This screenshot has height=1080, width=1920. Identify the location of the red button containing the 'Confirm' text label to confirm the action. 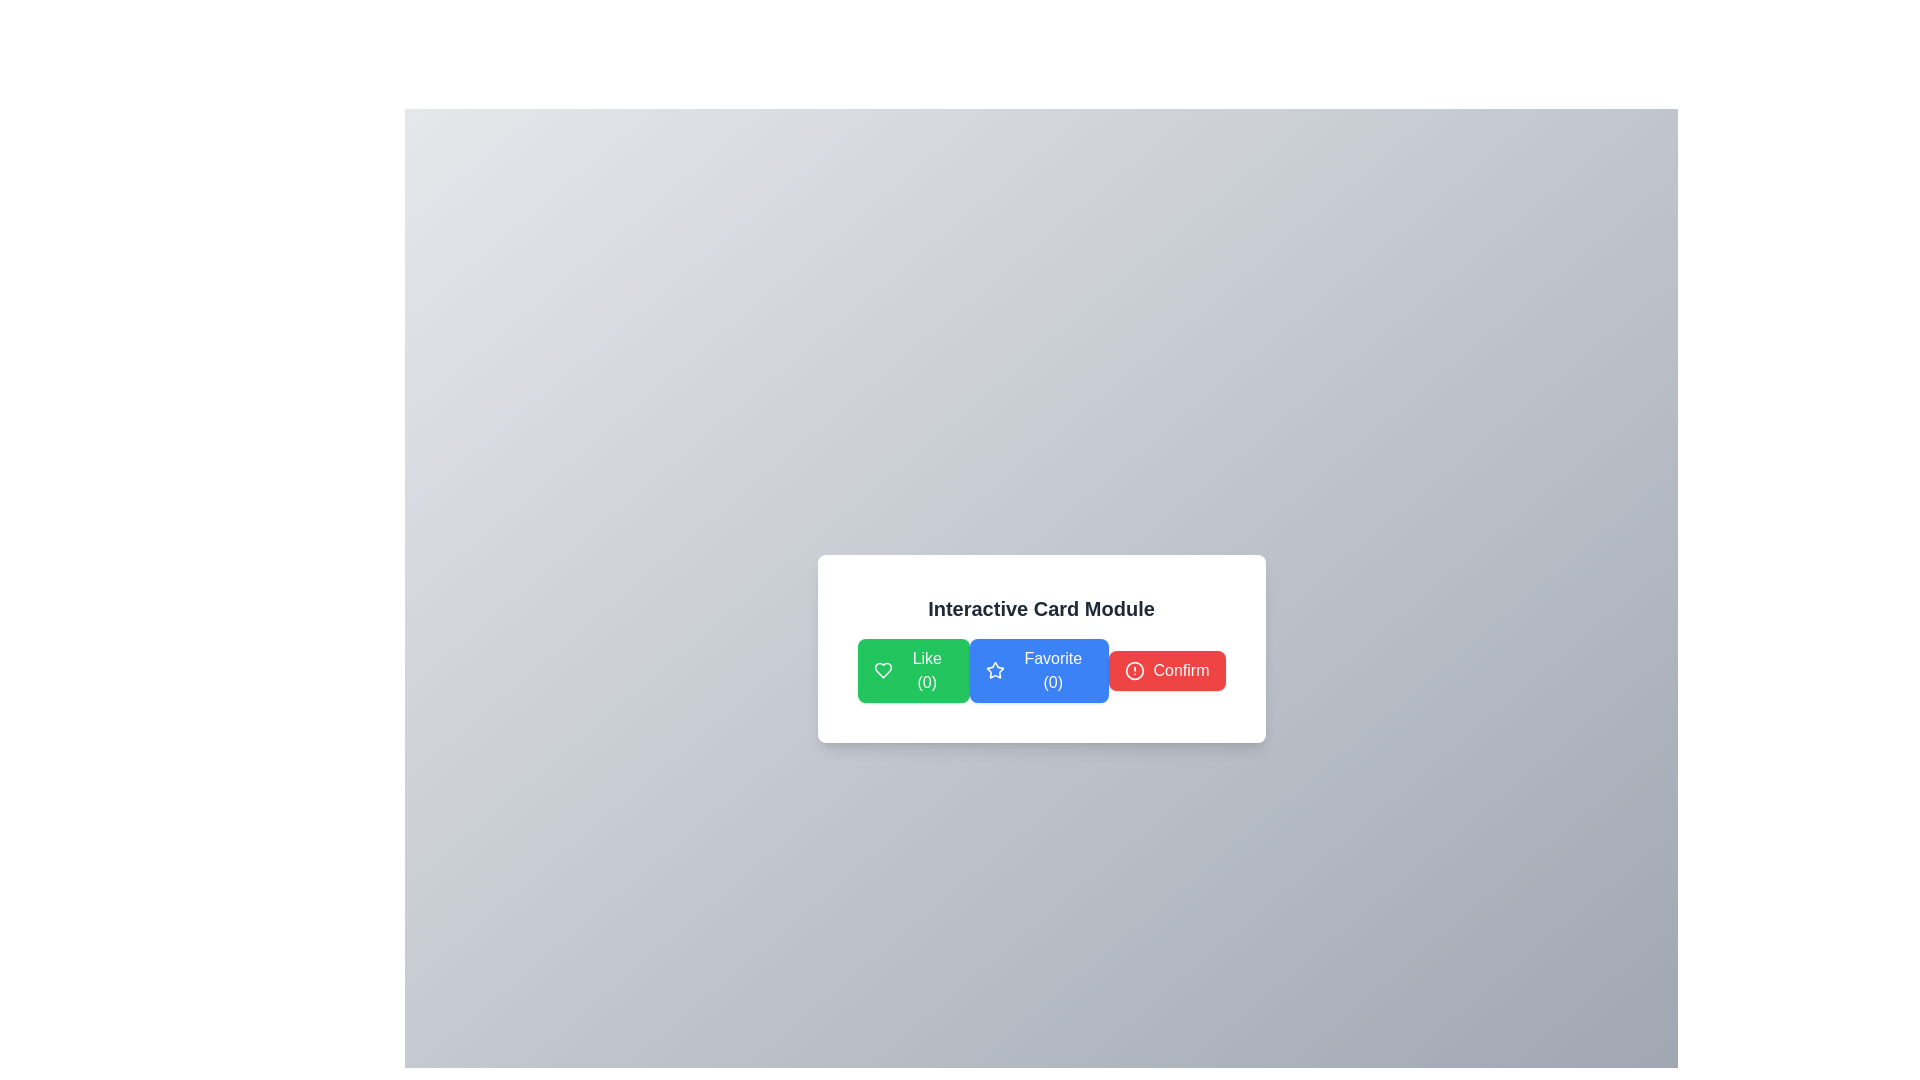
(1181, 671).